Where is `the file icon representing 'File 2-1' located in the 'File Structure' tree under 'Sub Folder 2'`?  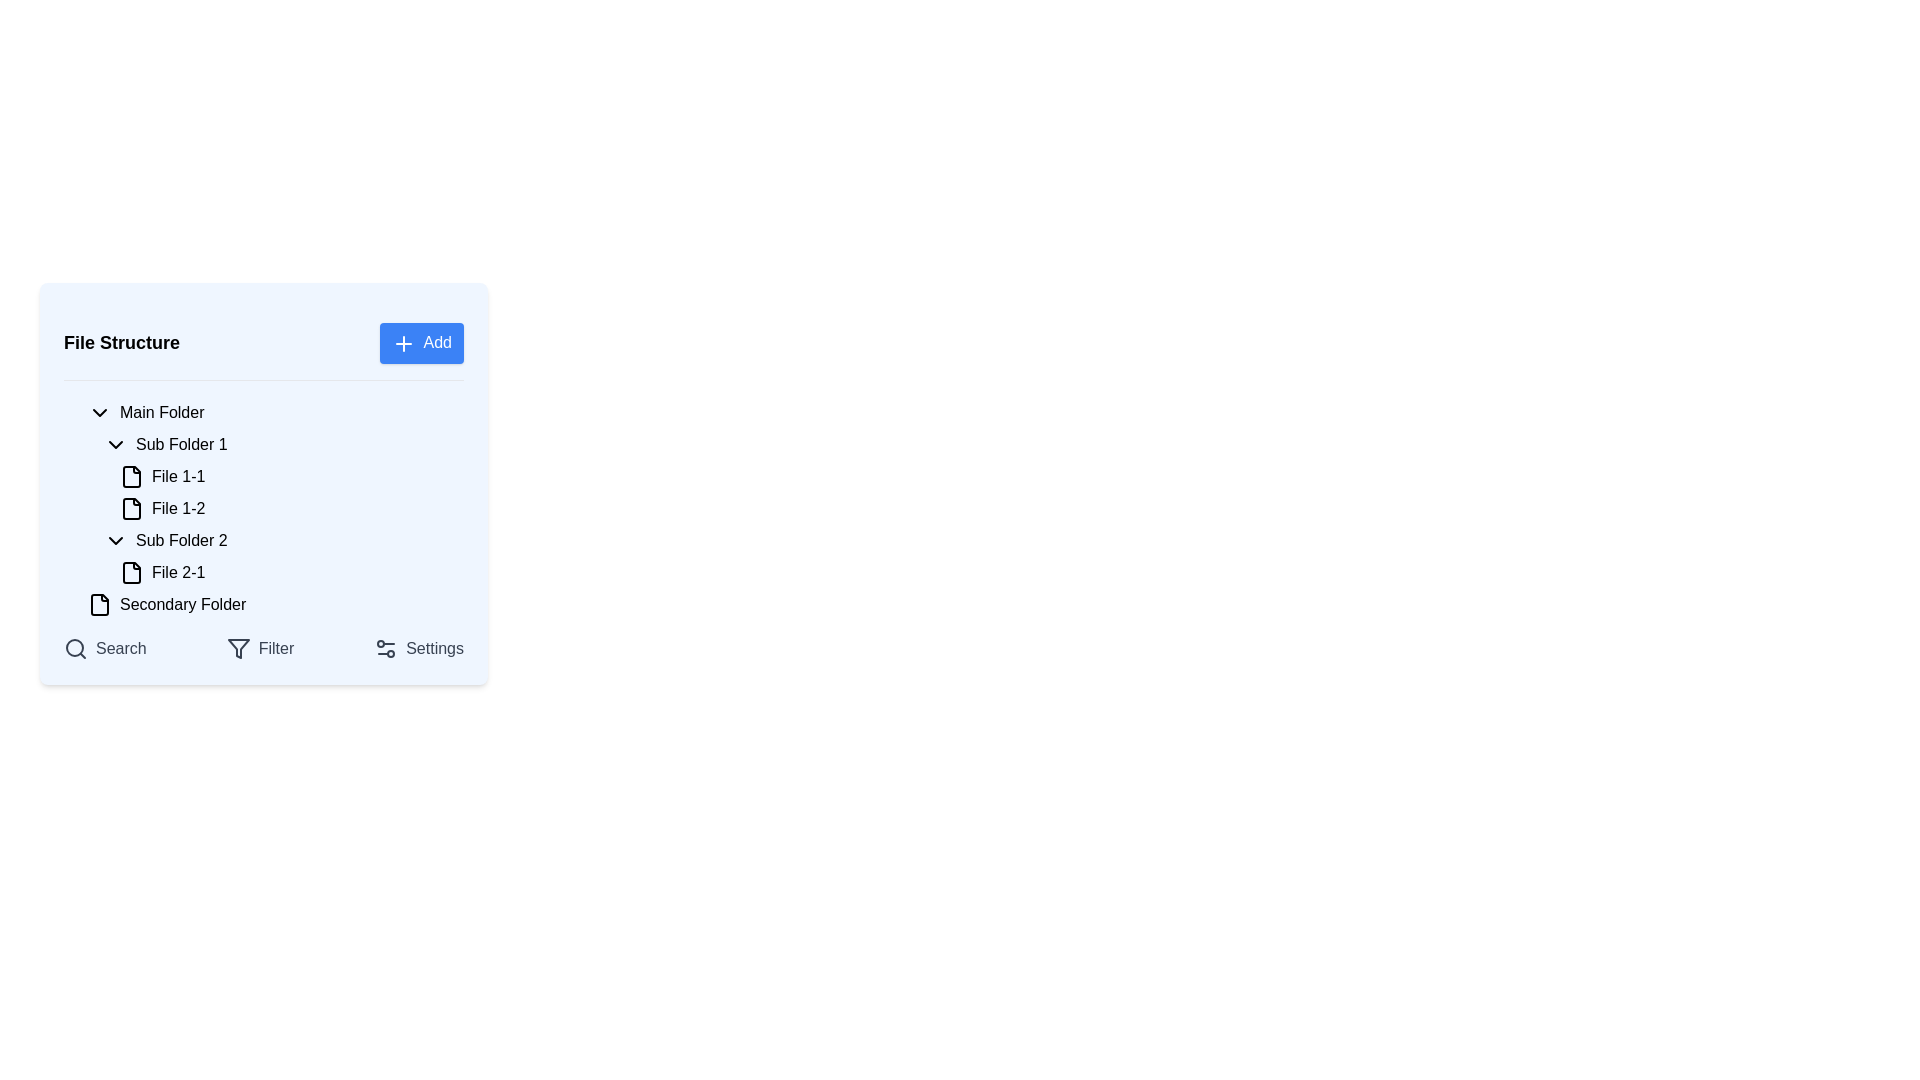 the file icon representing 'File 2-1' located in the 'File Structure' tree under 'Sub Folder 2' is located at coordinates (131, 571).